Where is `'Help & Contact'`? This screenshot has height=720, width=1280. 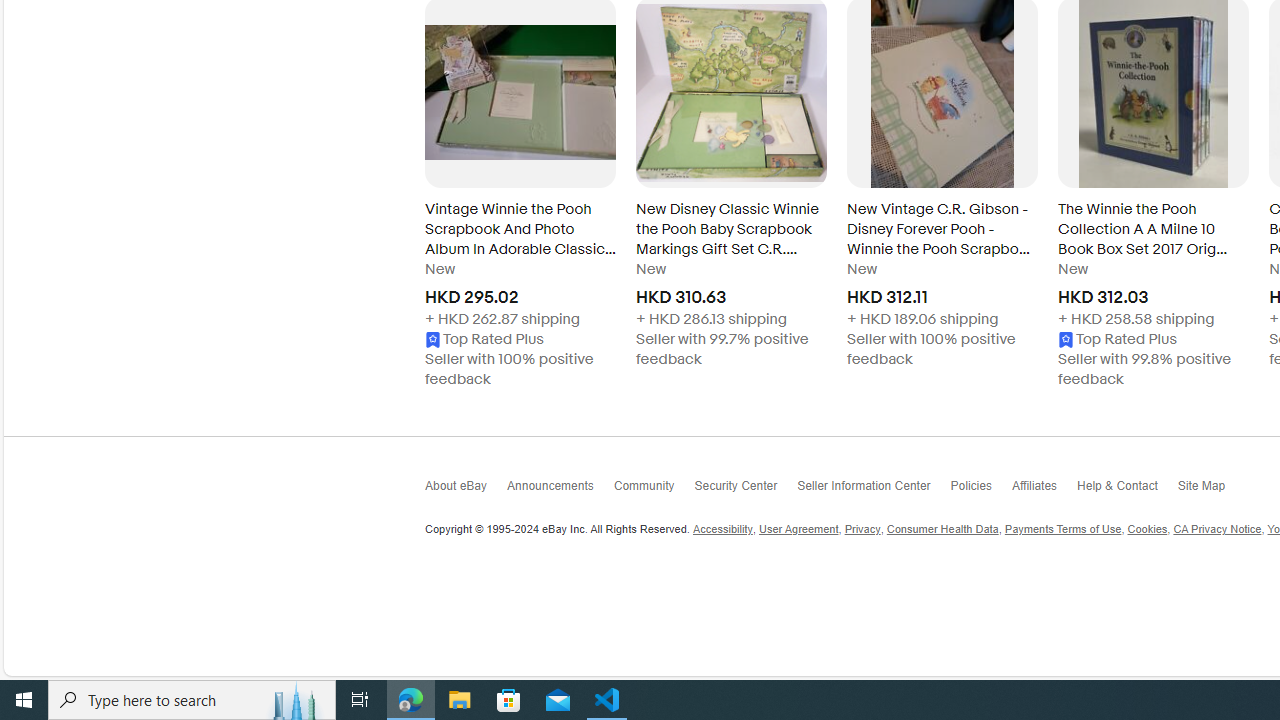
'Help & Contact' is located at coordinates (1127, 491).